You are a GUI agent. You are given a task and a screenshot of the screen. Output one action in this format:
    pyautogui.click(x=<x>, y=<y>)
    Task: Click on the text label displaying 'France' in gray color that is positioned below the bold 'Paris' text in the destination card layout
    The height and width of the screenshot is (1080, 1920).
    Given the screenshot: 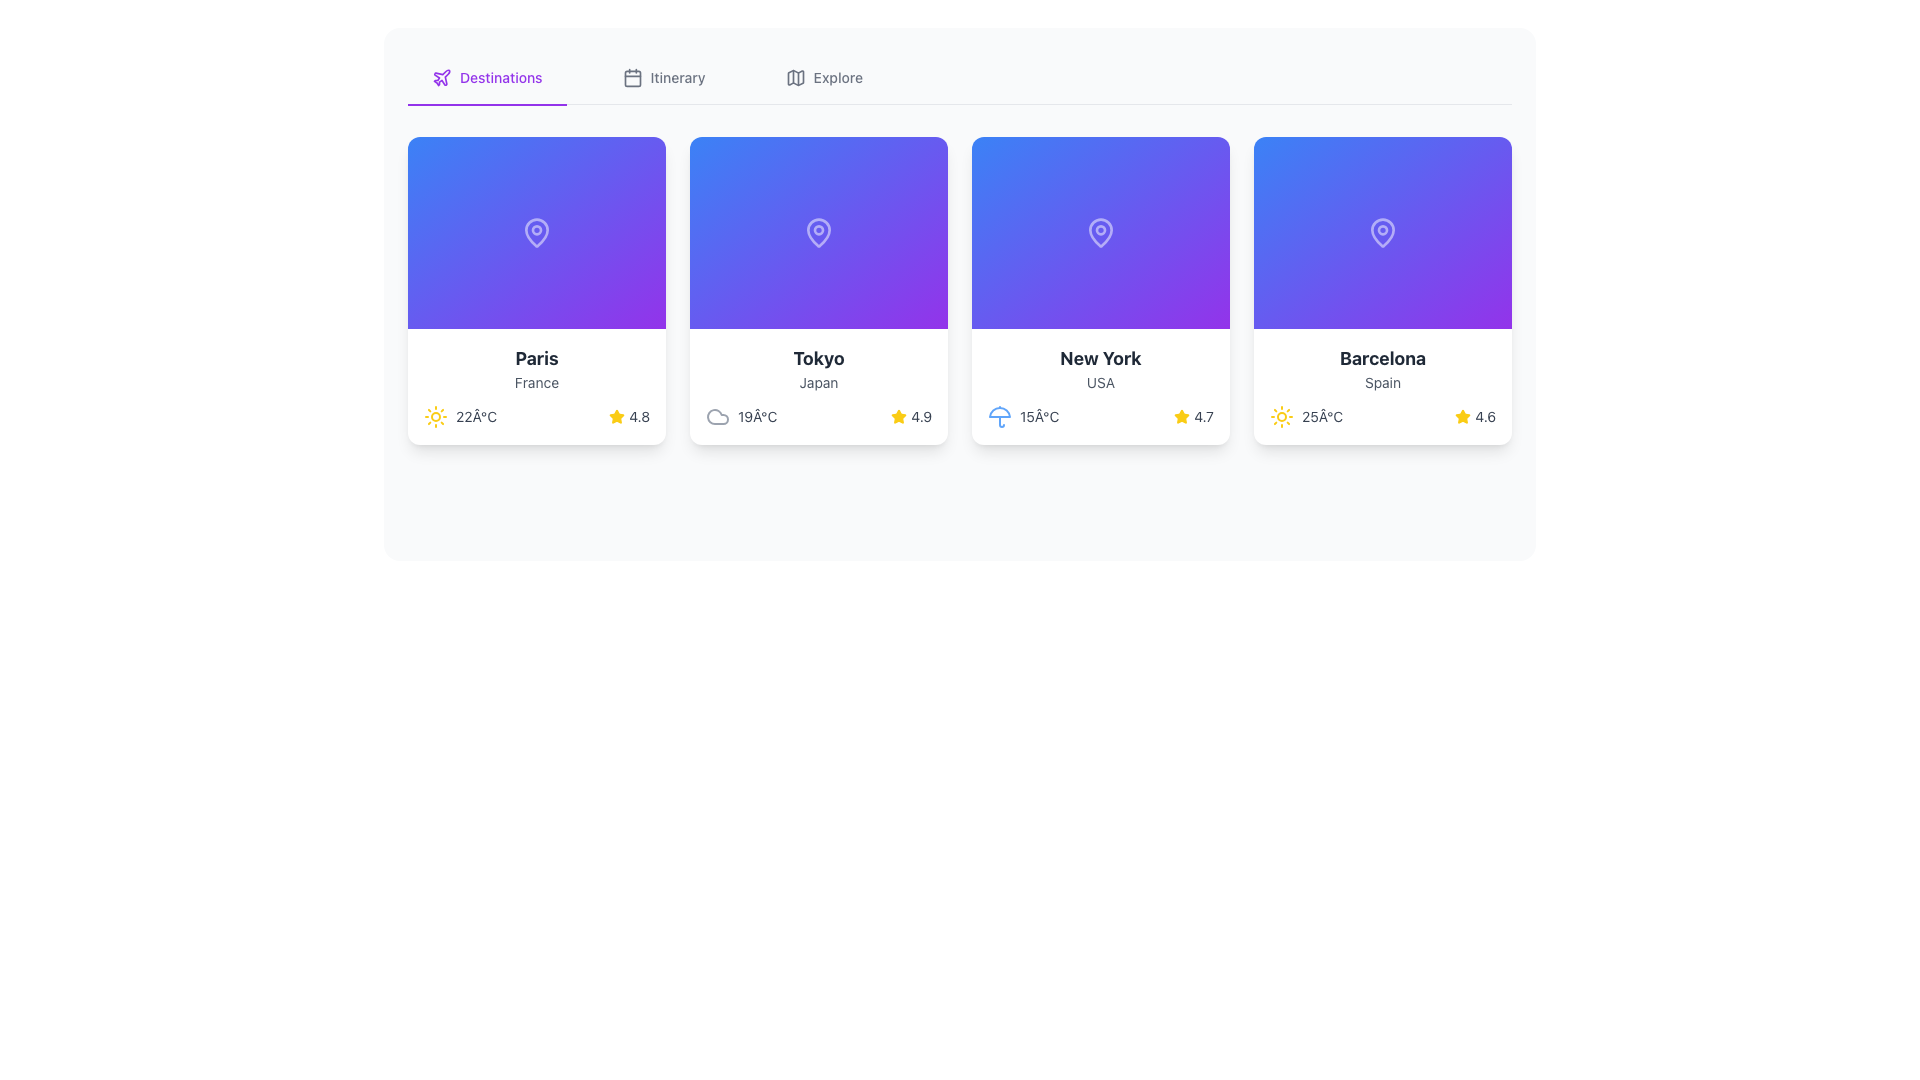 What is the action you would take?
    pyautogui.click(x=537, y=382)
    